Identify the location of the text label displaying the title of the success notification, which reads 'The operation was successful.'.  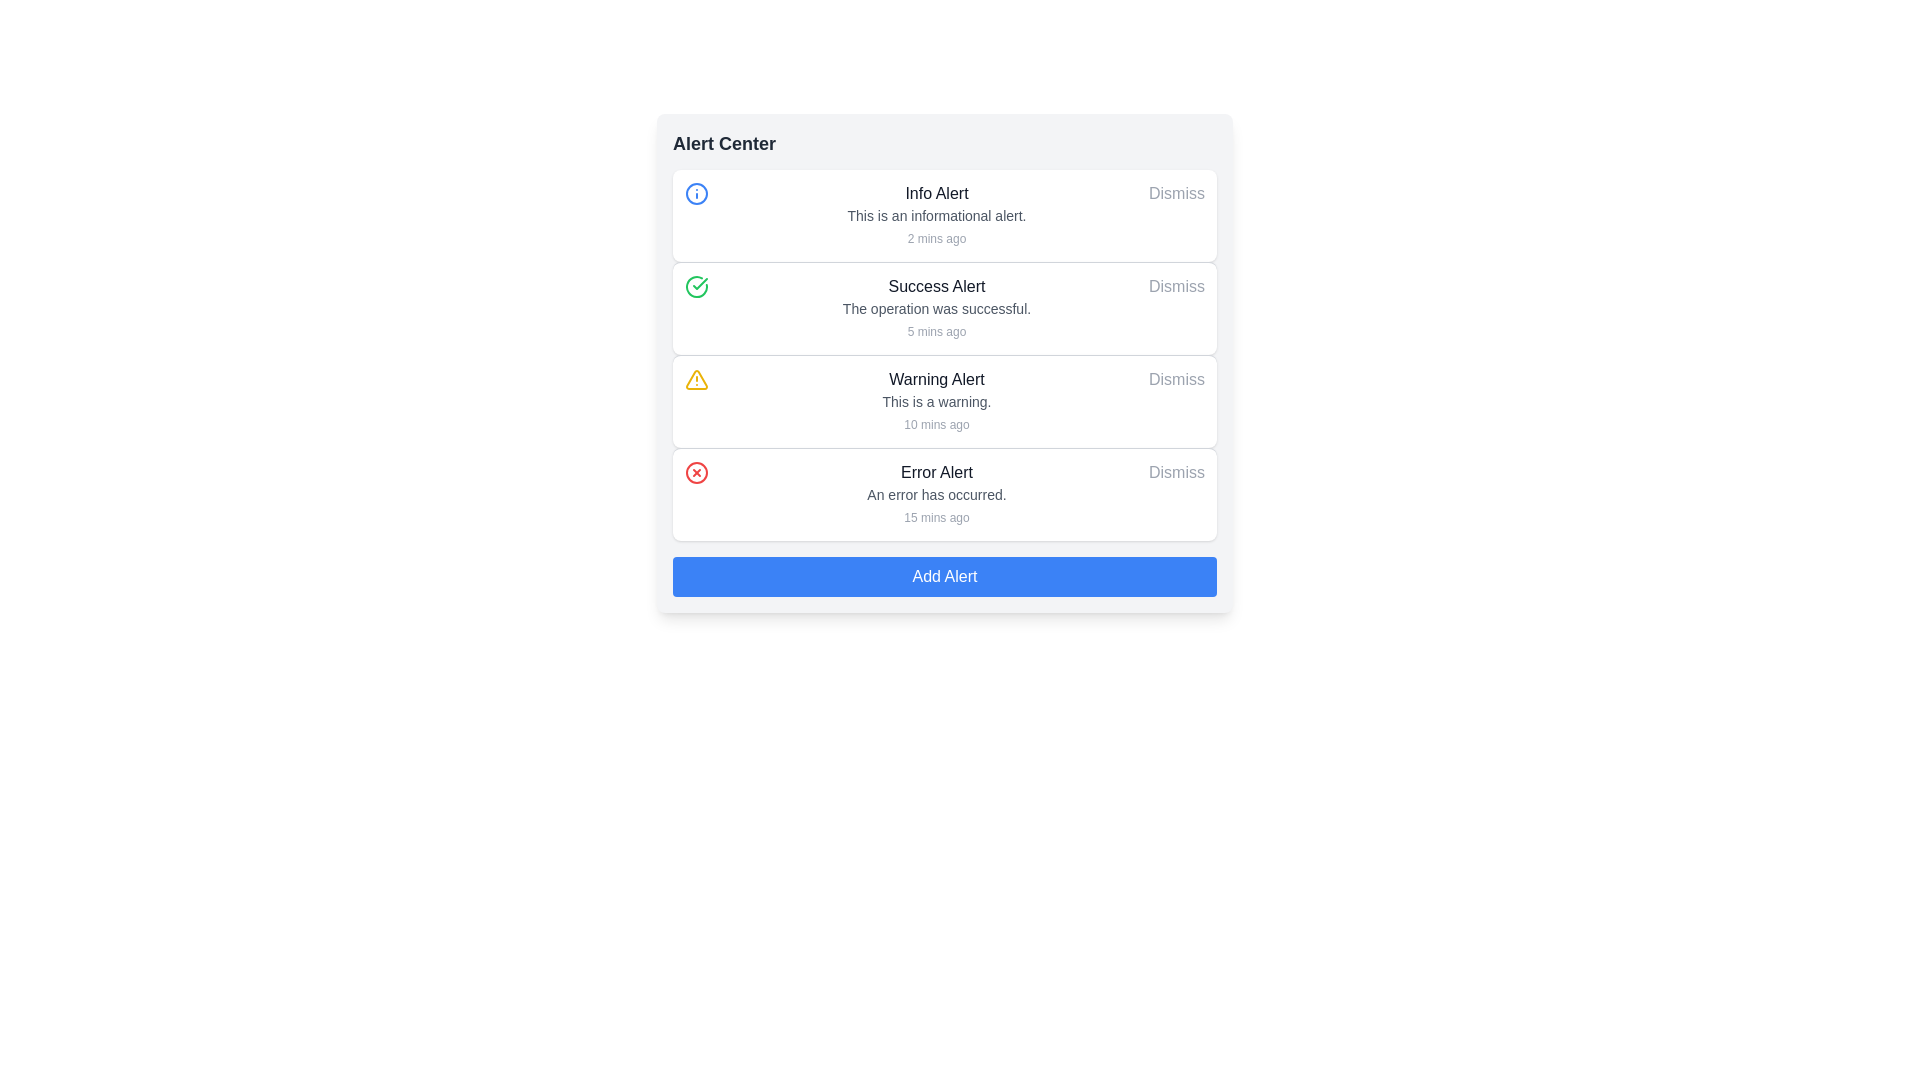
(935, 286).